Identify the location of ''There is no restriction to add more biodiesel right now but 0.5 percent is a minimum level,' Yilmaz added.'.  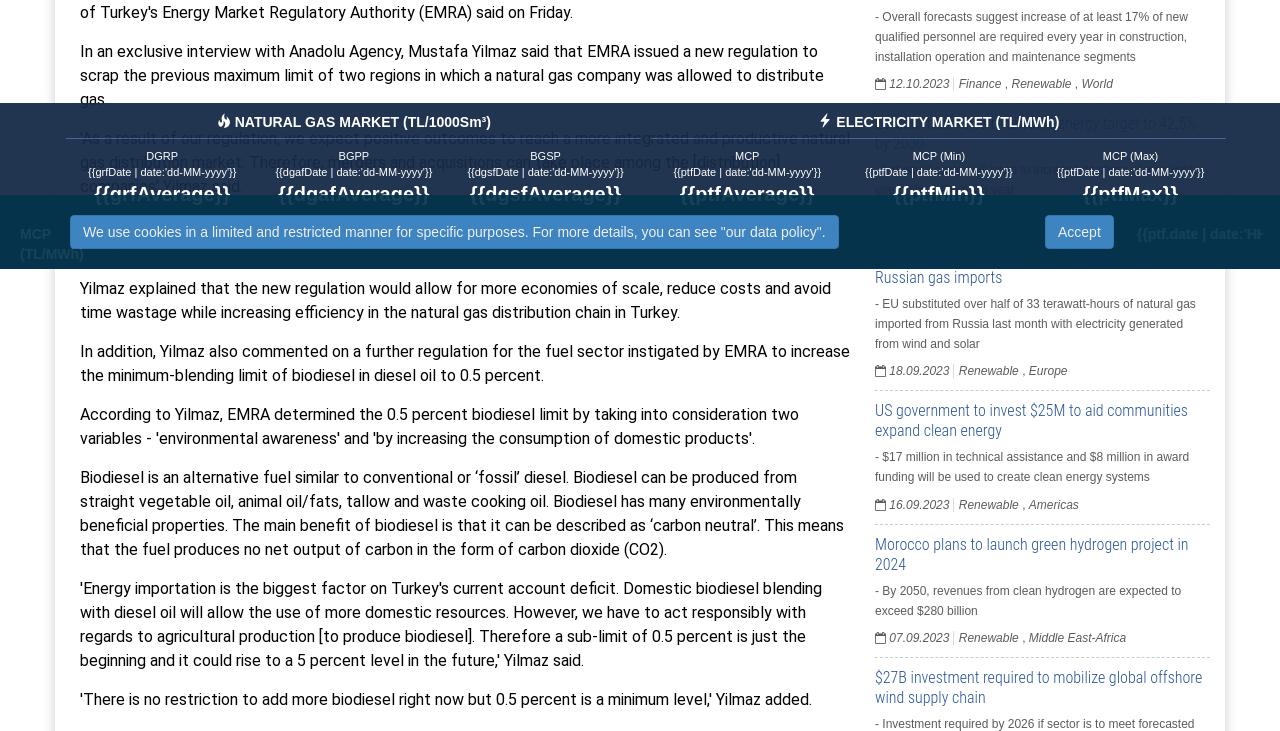
(444, 698).